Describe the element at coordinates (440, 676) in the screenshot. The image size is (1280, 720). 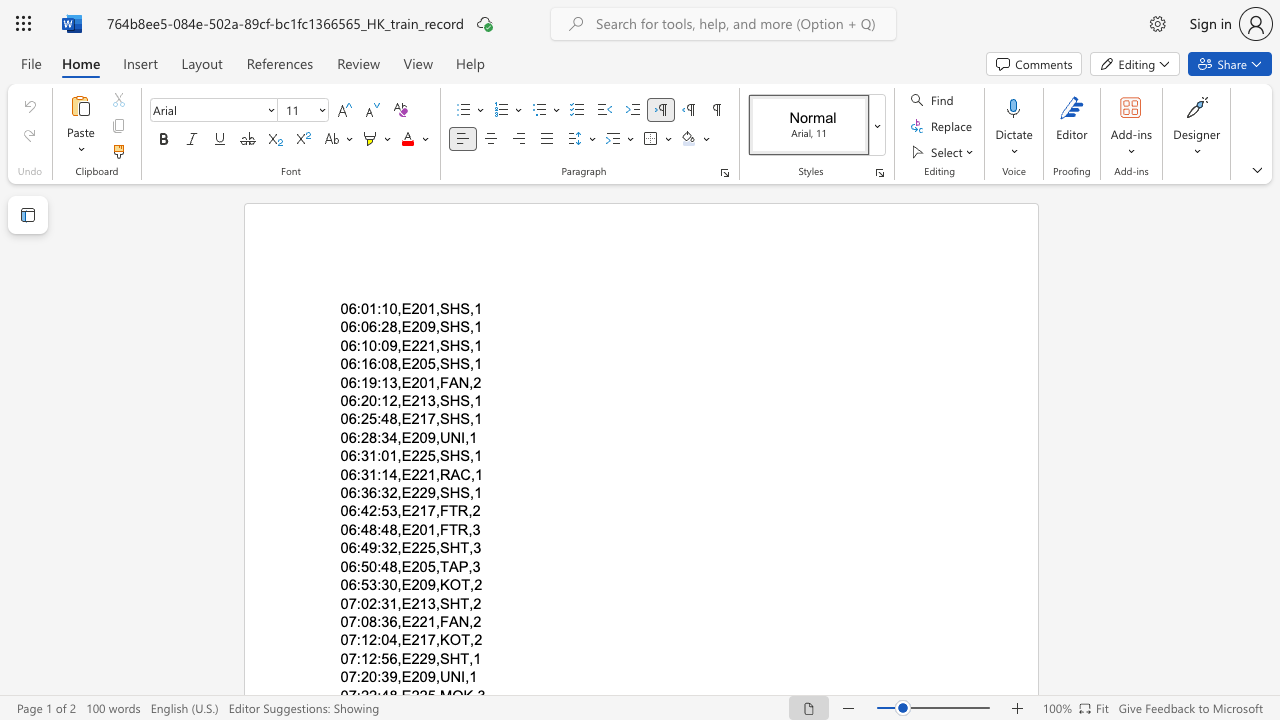
I see `the space between the continuous character "," and "U" in the text` at that location.